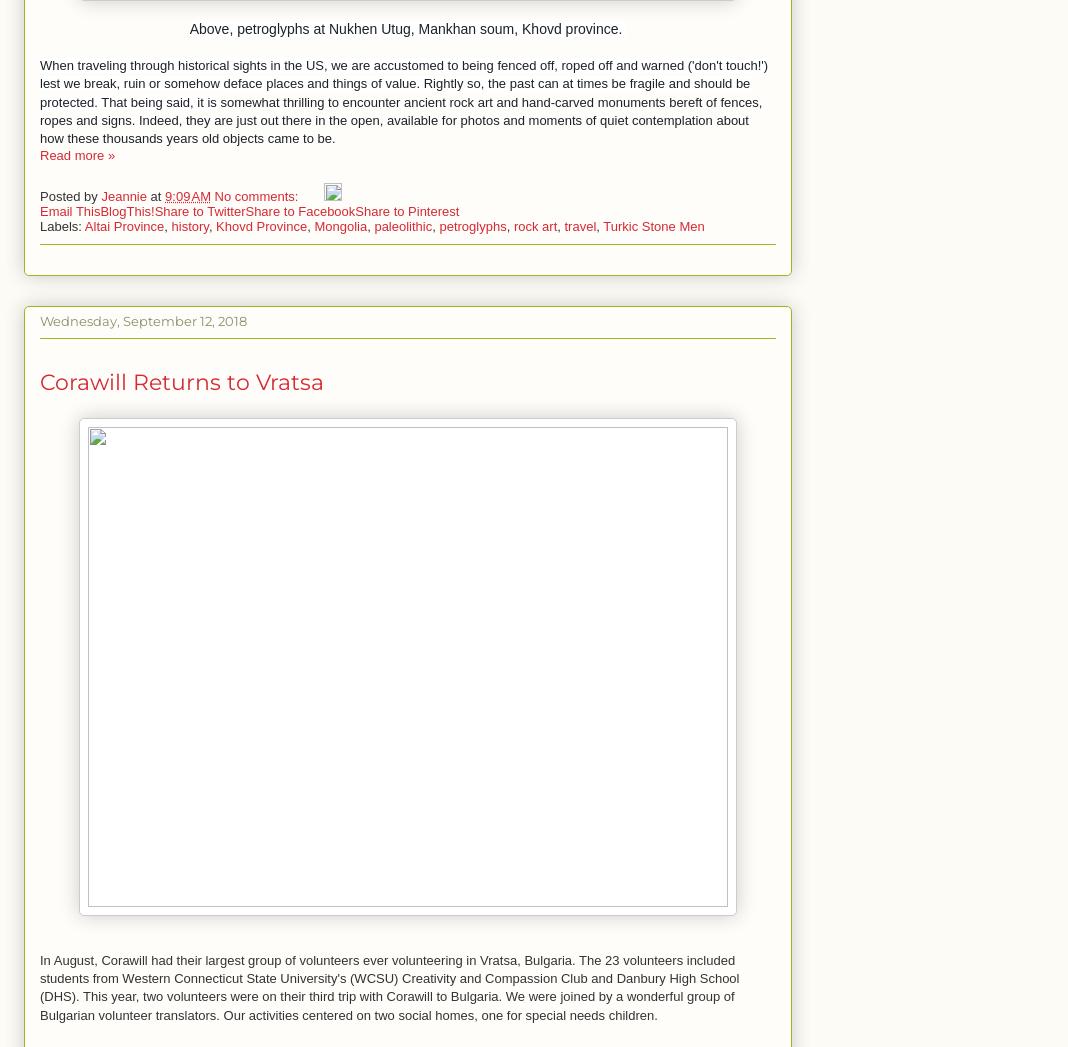  I want to click on 'No comments:', so click(258, 194).